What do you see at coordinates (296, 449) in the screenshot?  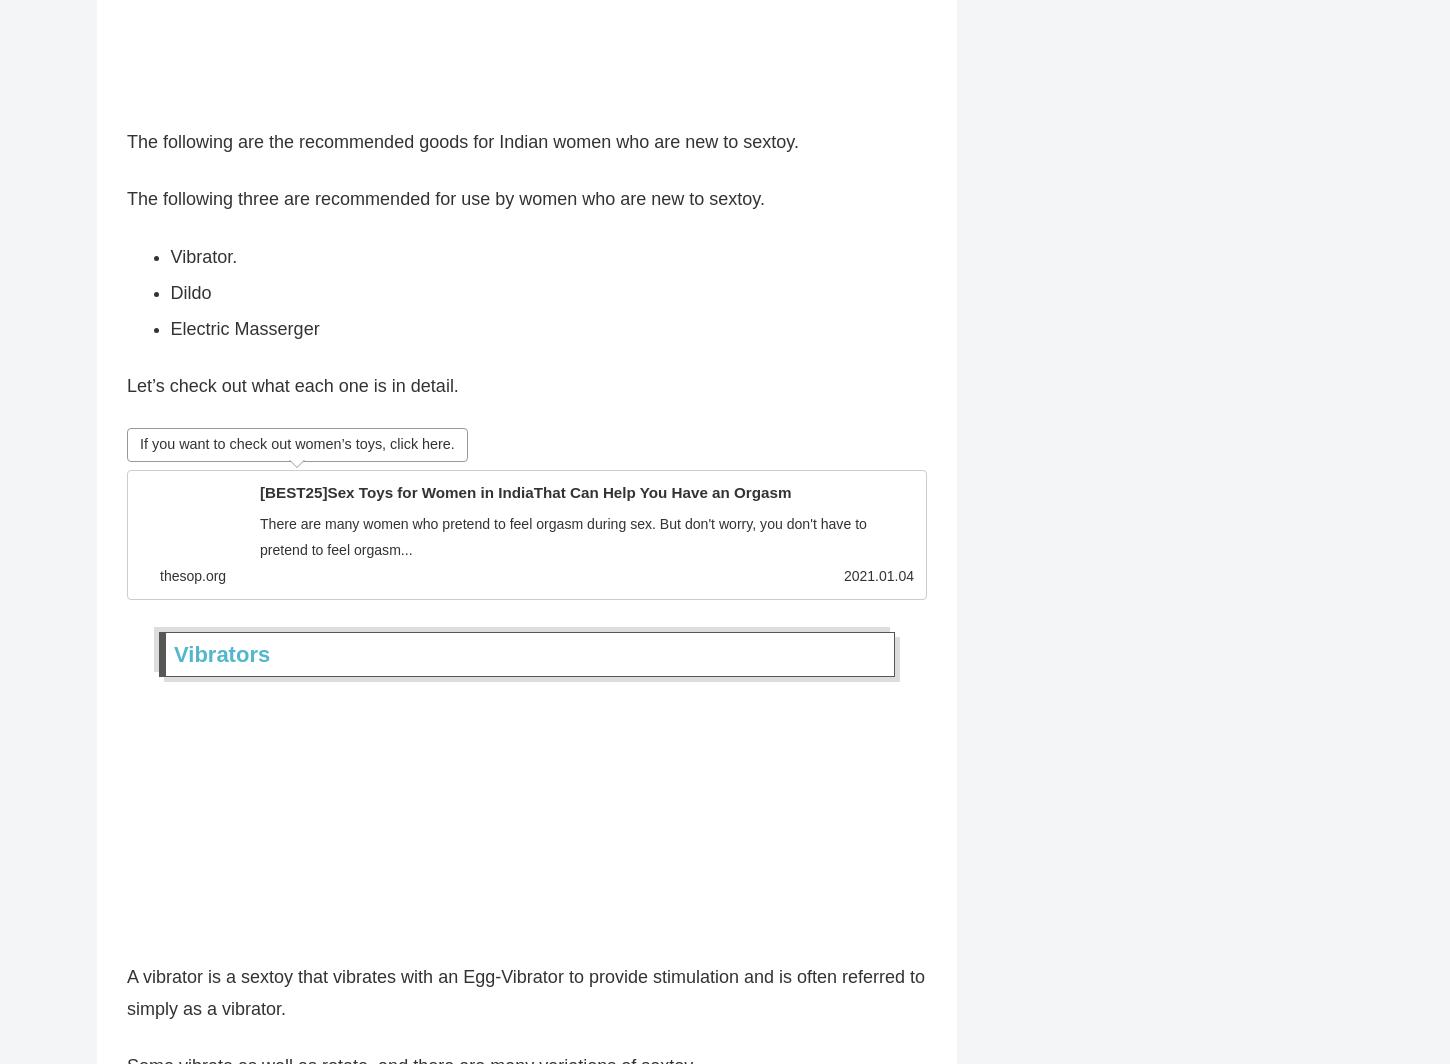 I see `'If you want to check out women’s toys, click here.'` at bounding box center [296, 449].